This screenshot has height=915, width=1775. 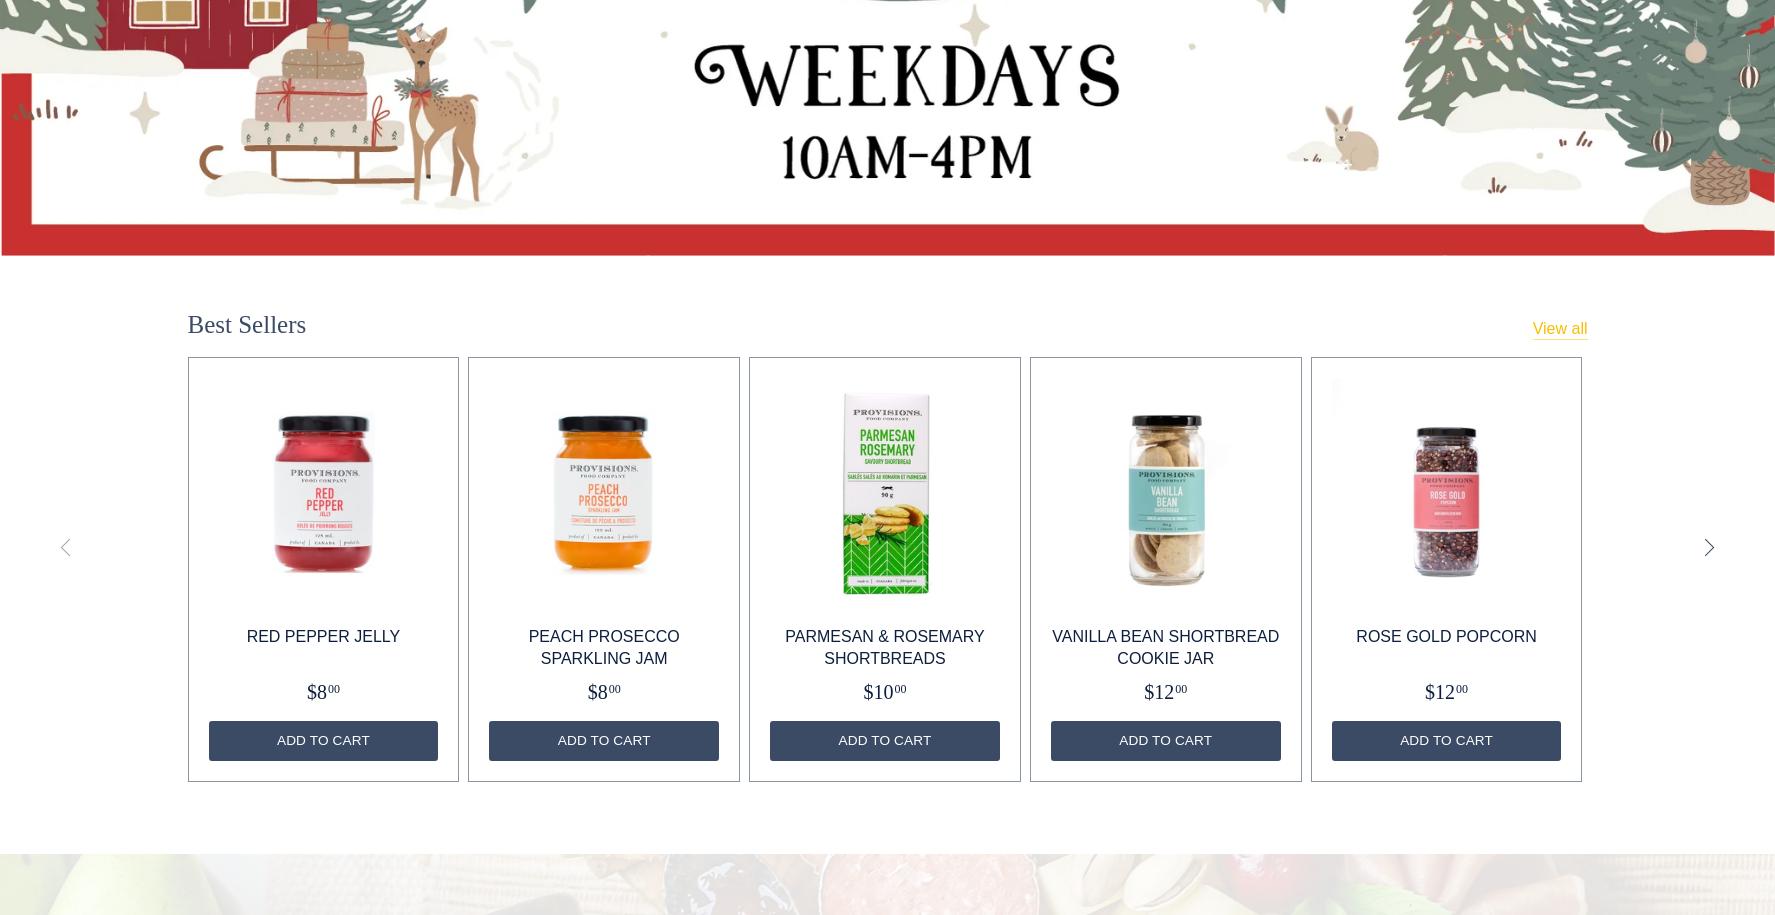 What do you see at coordinates (322, 635) in the screenshot?
I see `'RED PEPPER JELLY'` at bounding box center [322, 635].